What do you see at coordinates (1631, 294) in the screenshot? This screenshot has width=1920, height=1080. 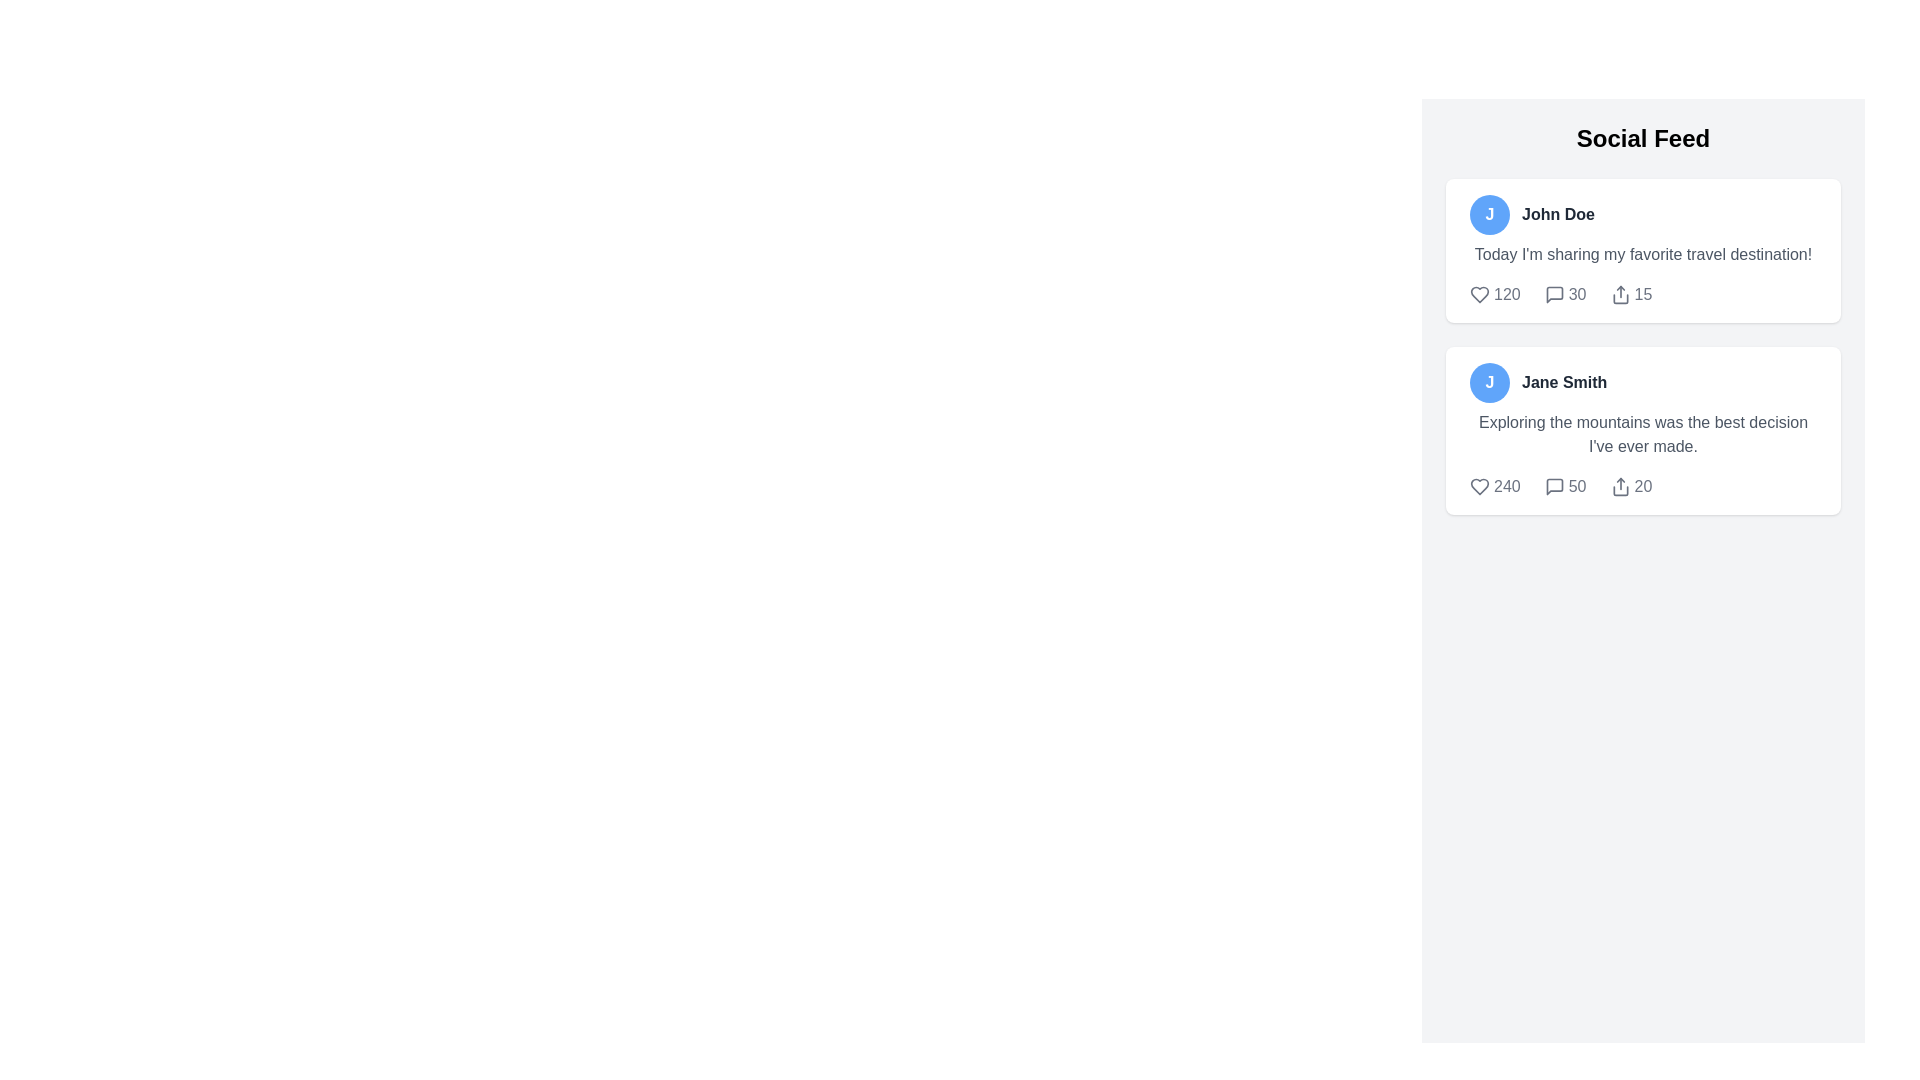 I see `the Label with the number '15' next to the share icon, located on the right within the top post card in the 'Social Feed' section` at bounding box center [1631, 294].